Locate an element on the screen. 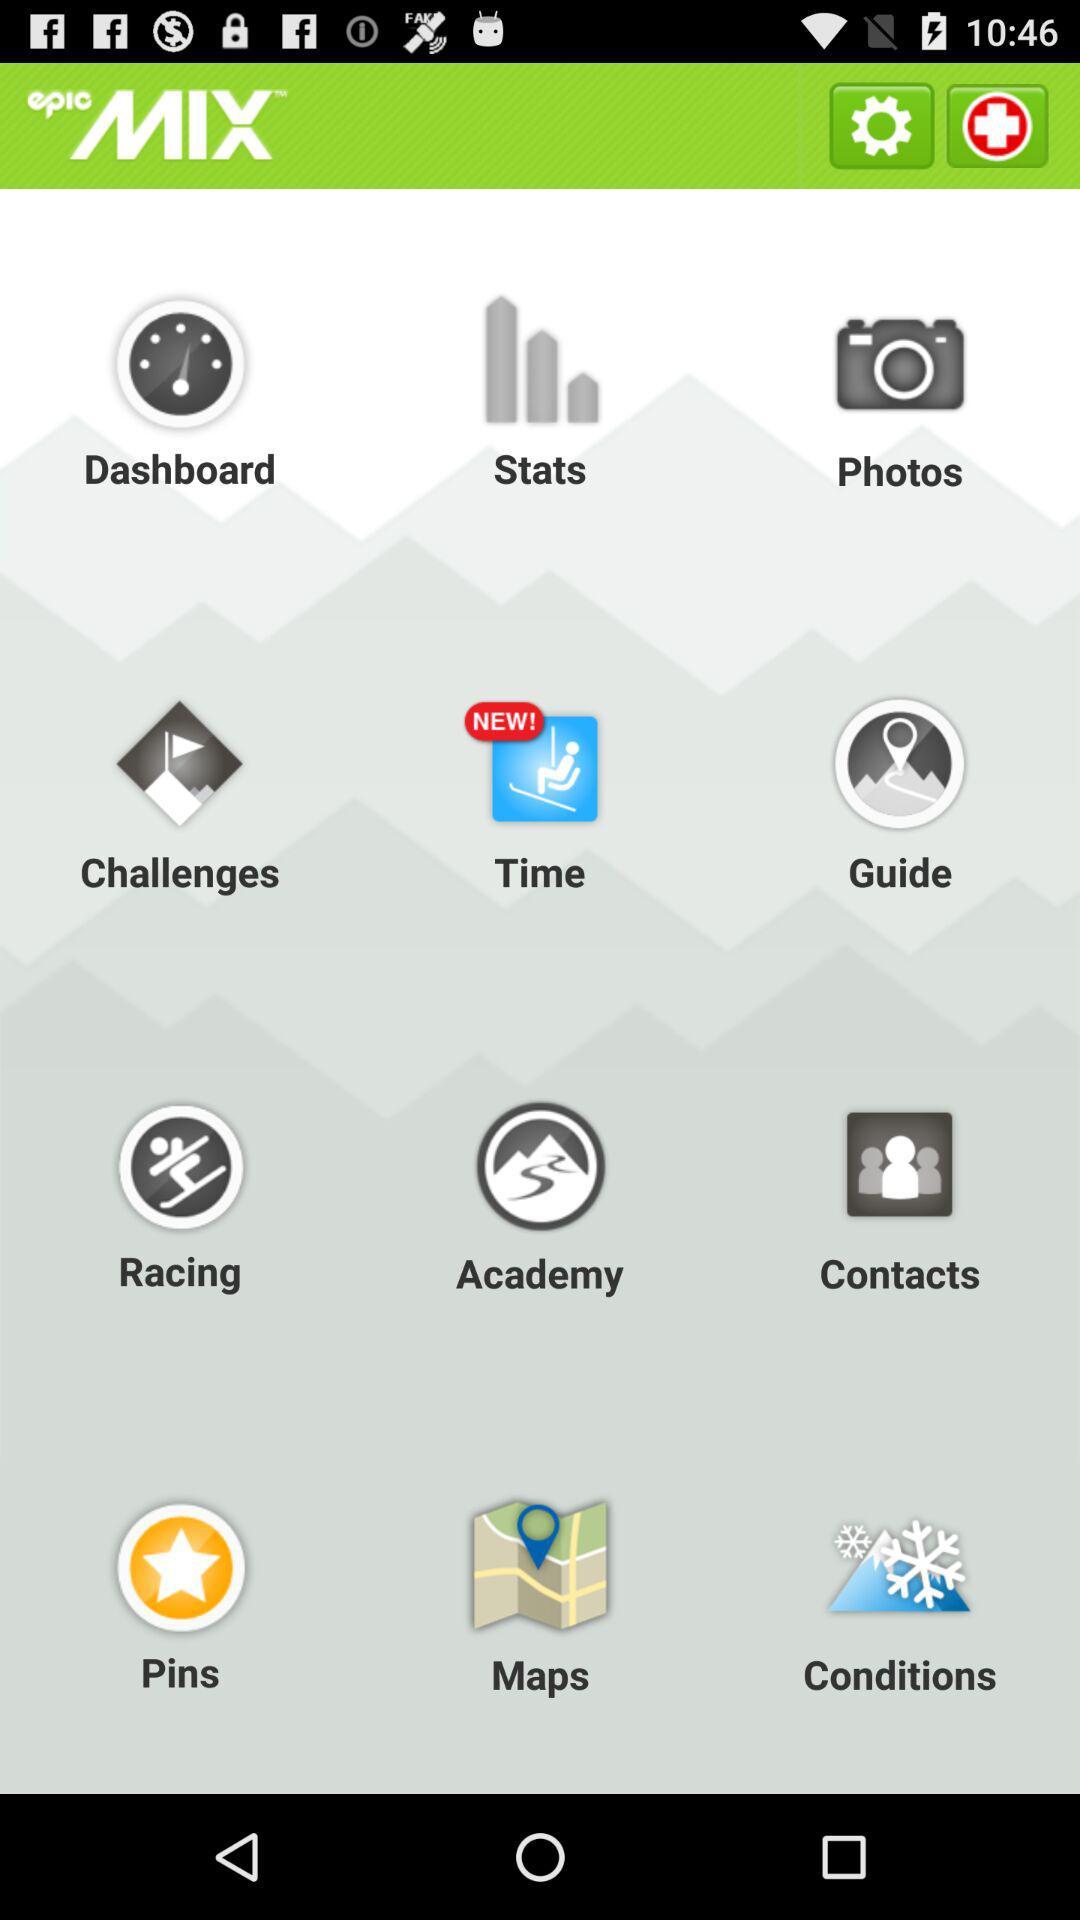 The height and width of the screenshot is (1920, 1080). item below photos icon is located at coordinates (540, 789).